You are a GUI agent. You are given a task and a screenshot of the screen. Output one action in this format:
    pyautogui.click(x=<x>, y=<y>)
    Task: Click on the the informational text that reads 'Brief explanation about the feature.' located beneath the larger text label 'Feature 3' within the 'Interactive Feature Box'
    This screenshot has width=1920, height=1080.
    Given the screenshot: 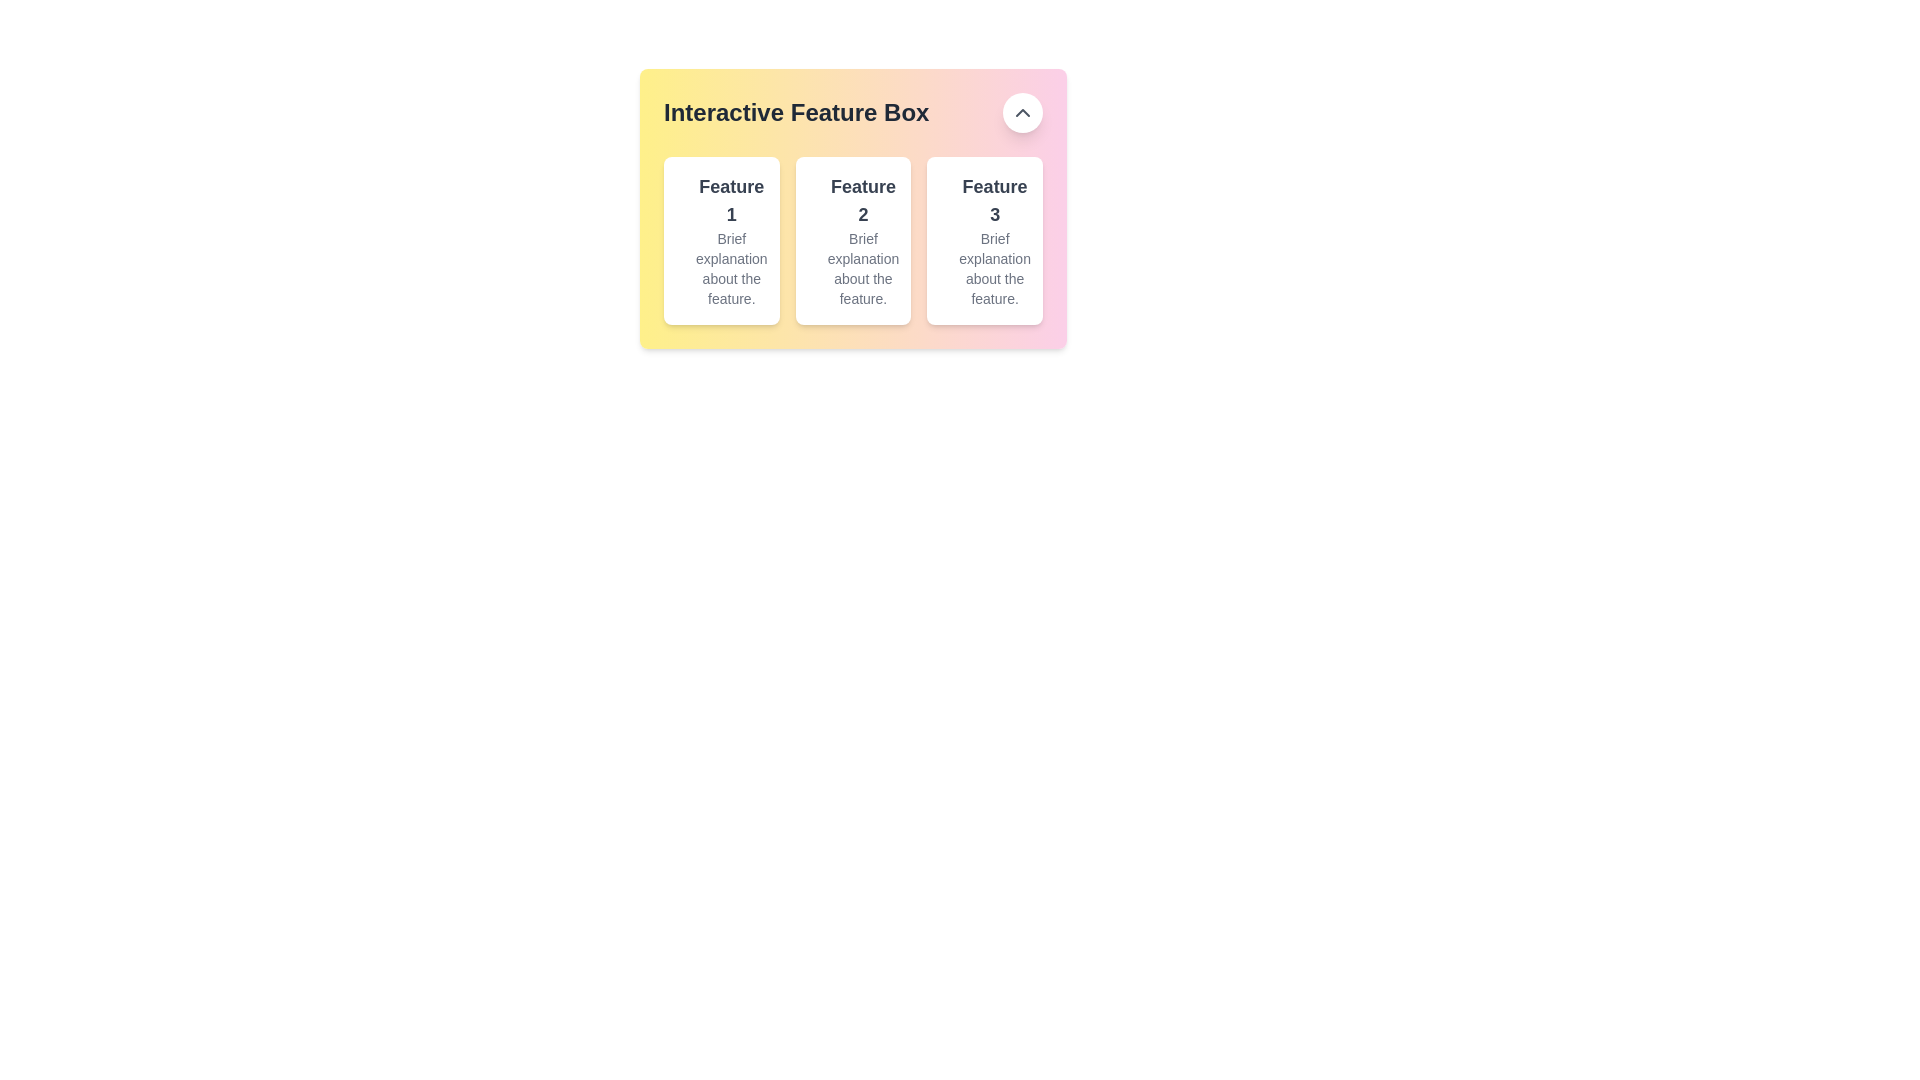 What is the action you would take?
    pyautogui.click(x=995, y=268)
    